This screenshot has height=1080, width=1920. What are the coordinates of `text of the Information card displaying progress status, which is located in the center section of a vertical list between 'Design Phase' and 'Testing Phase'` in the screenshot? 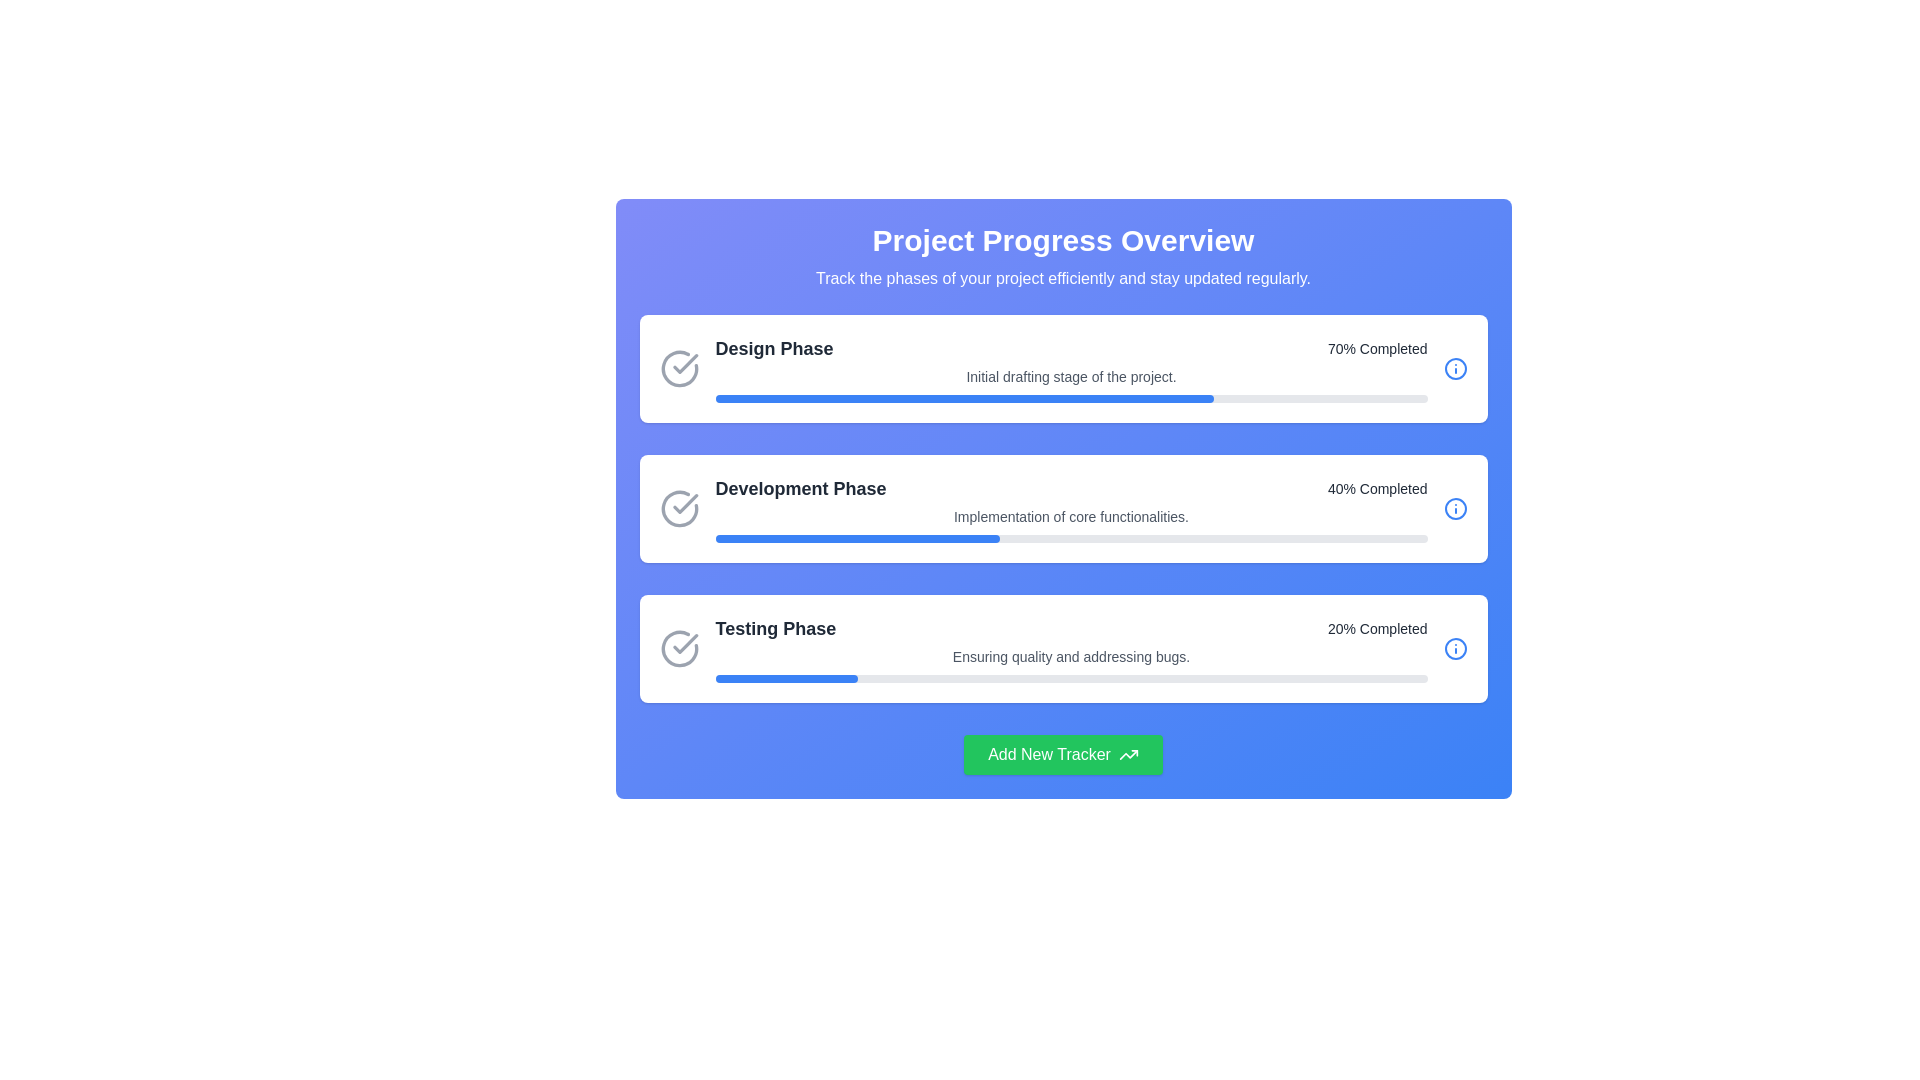 It's located at (1070, 508).